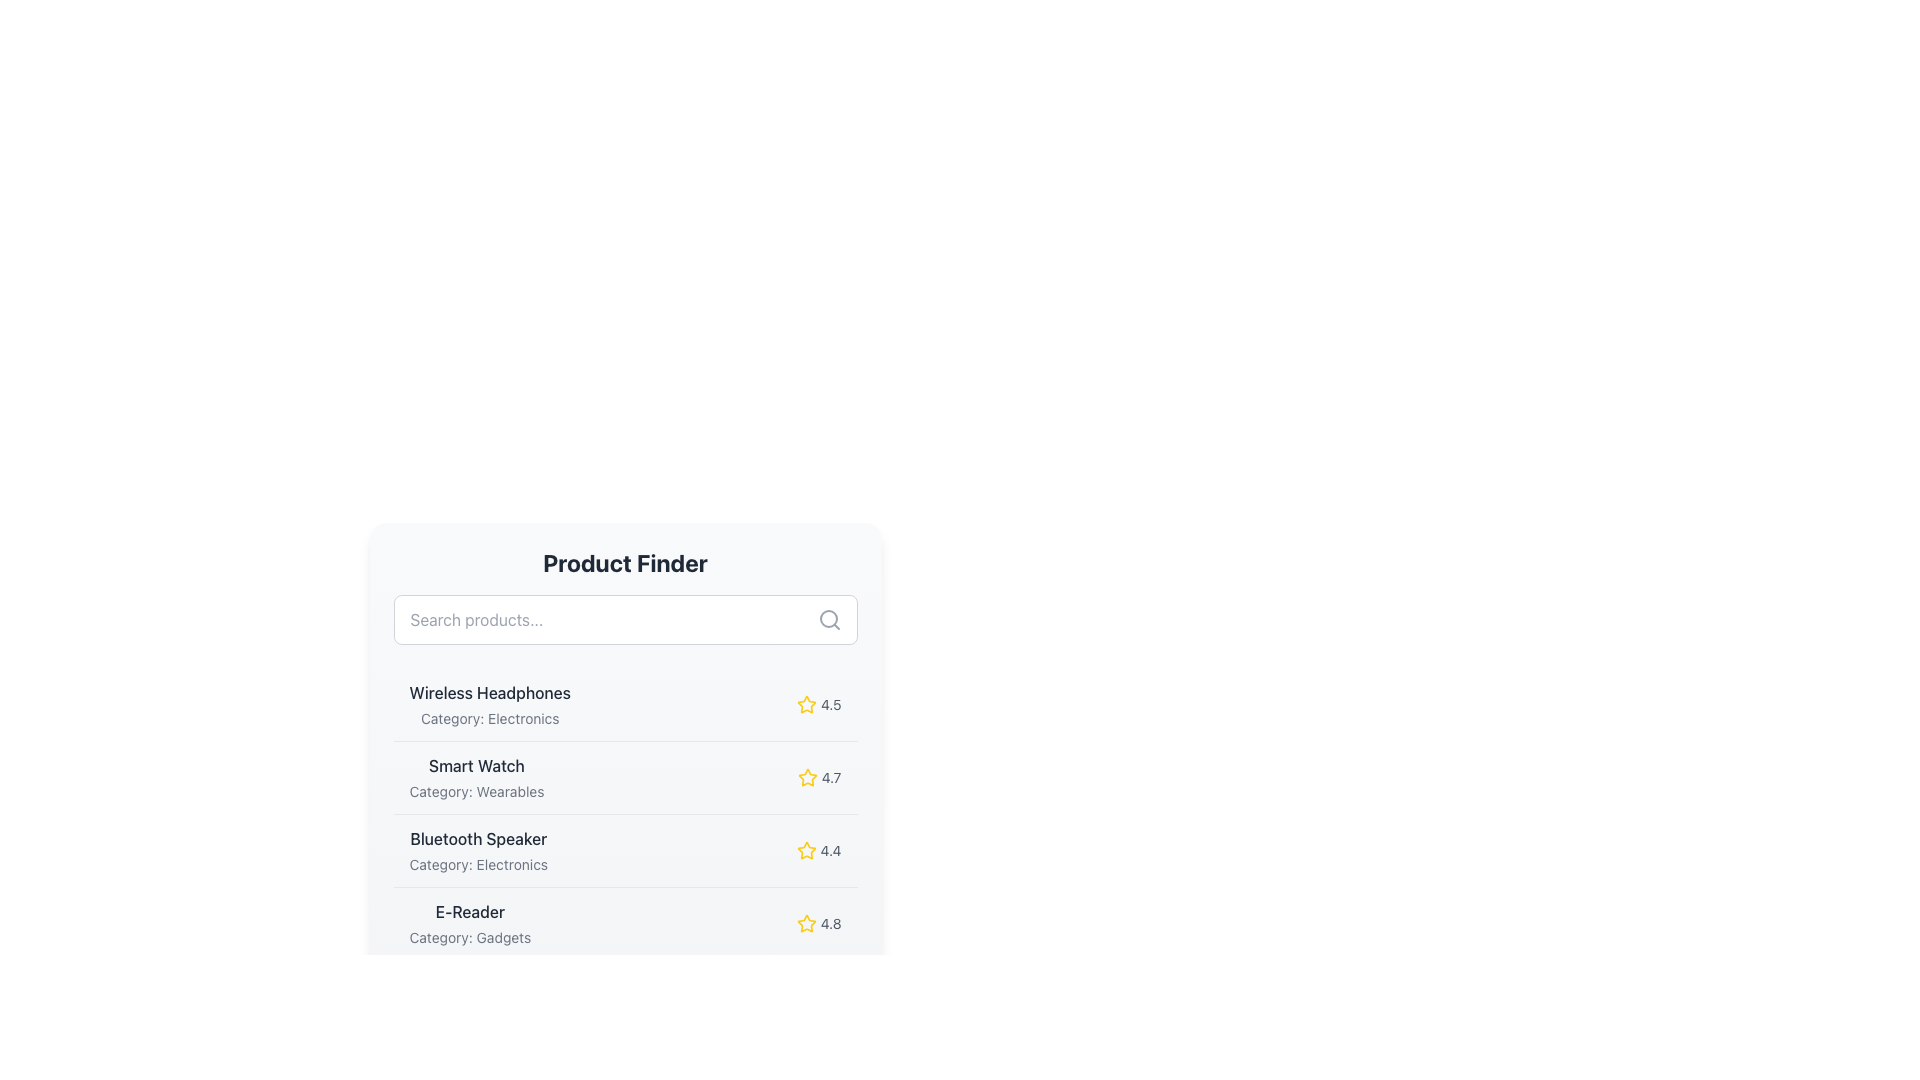 This screenshot has height=1080, width=1920. Describe the element at coordinates (831, 777) in the screenshot. I see `the small textual component displaying the number '4.7' in light gray color, located next to the yellow star icon in the 'Smart Watch' list item under 'Category: Wearables'` at that location.